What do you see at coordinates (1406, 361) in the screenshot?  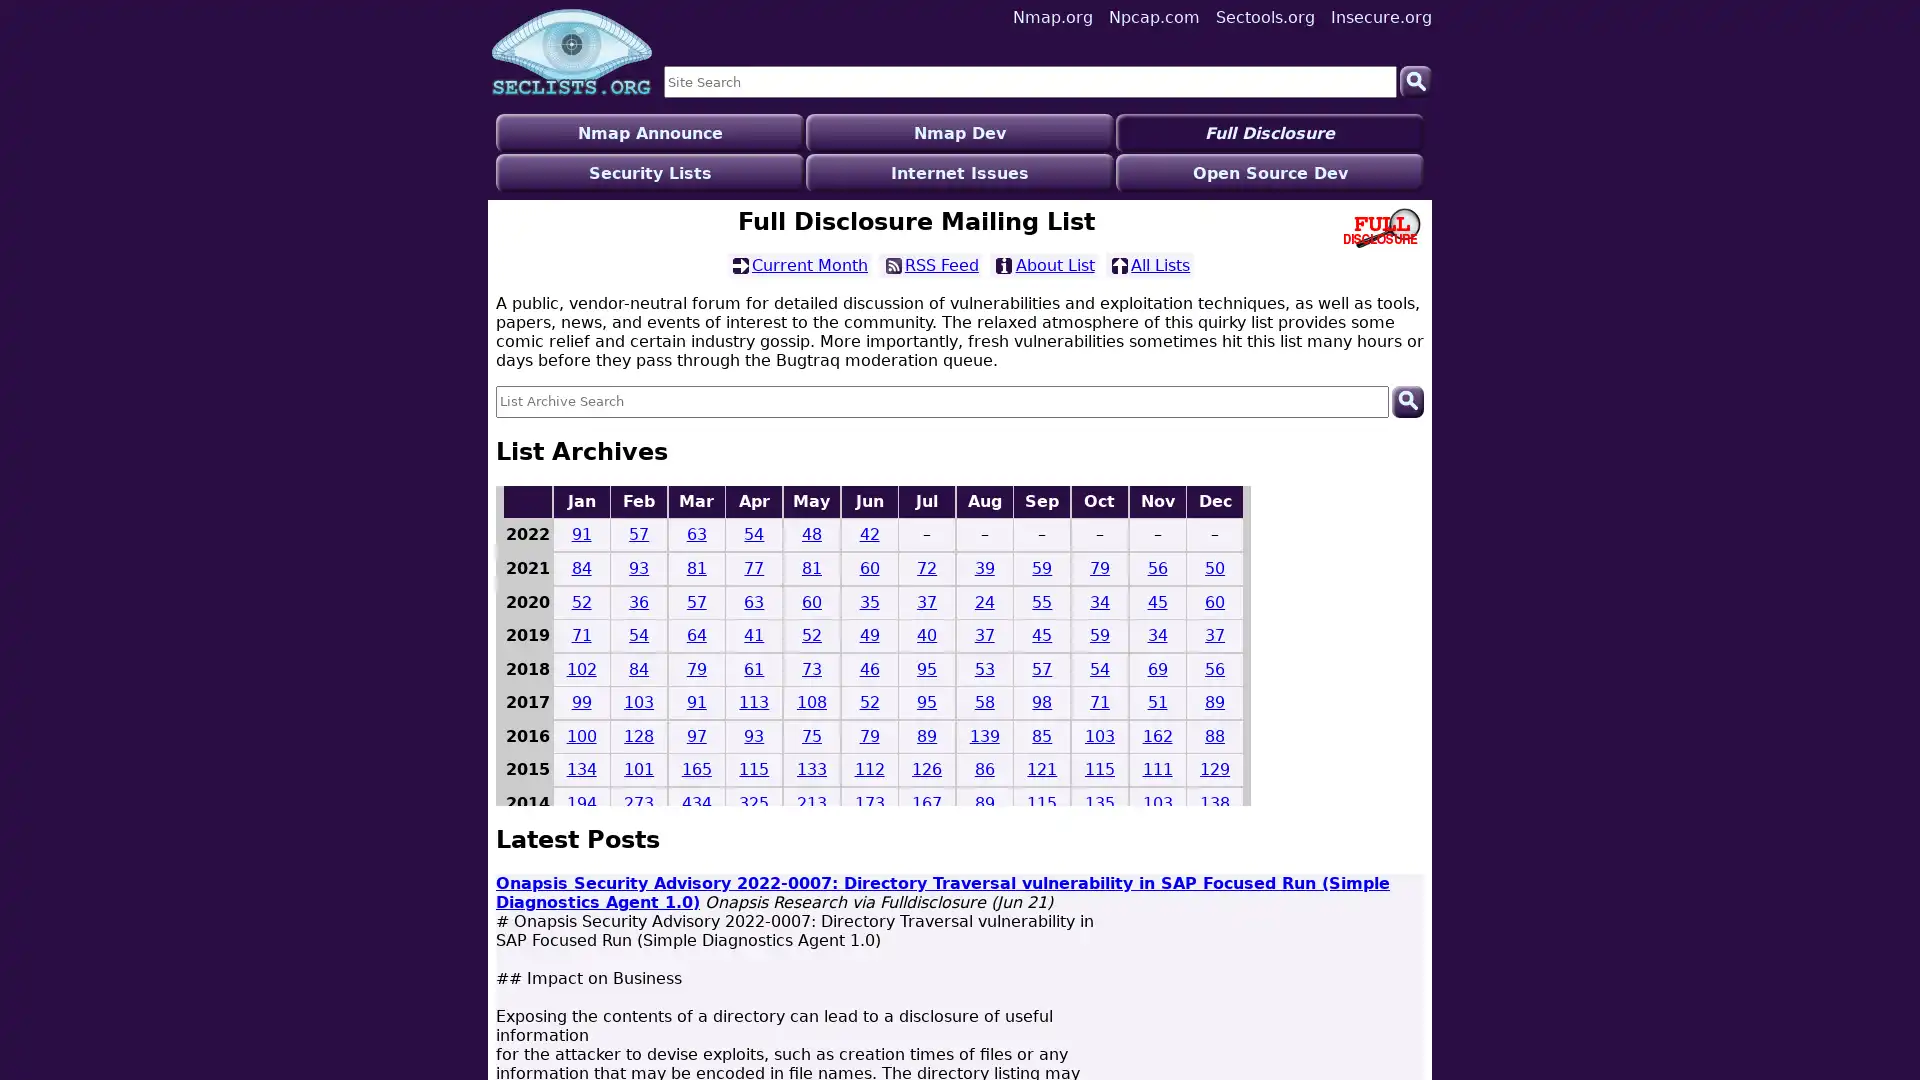 I see `Search` at bounding box center [1406, 361].